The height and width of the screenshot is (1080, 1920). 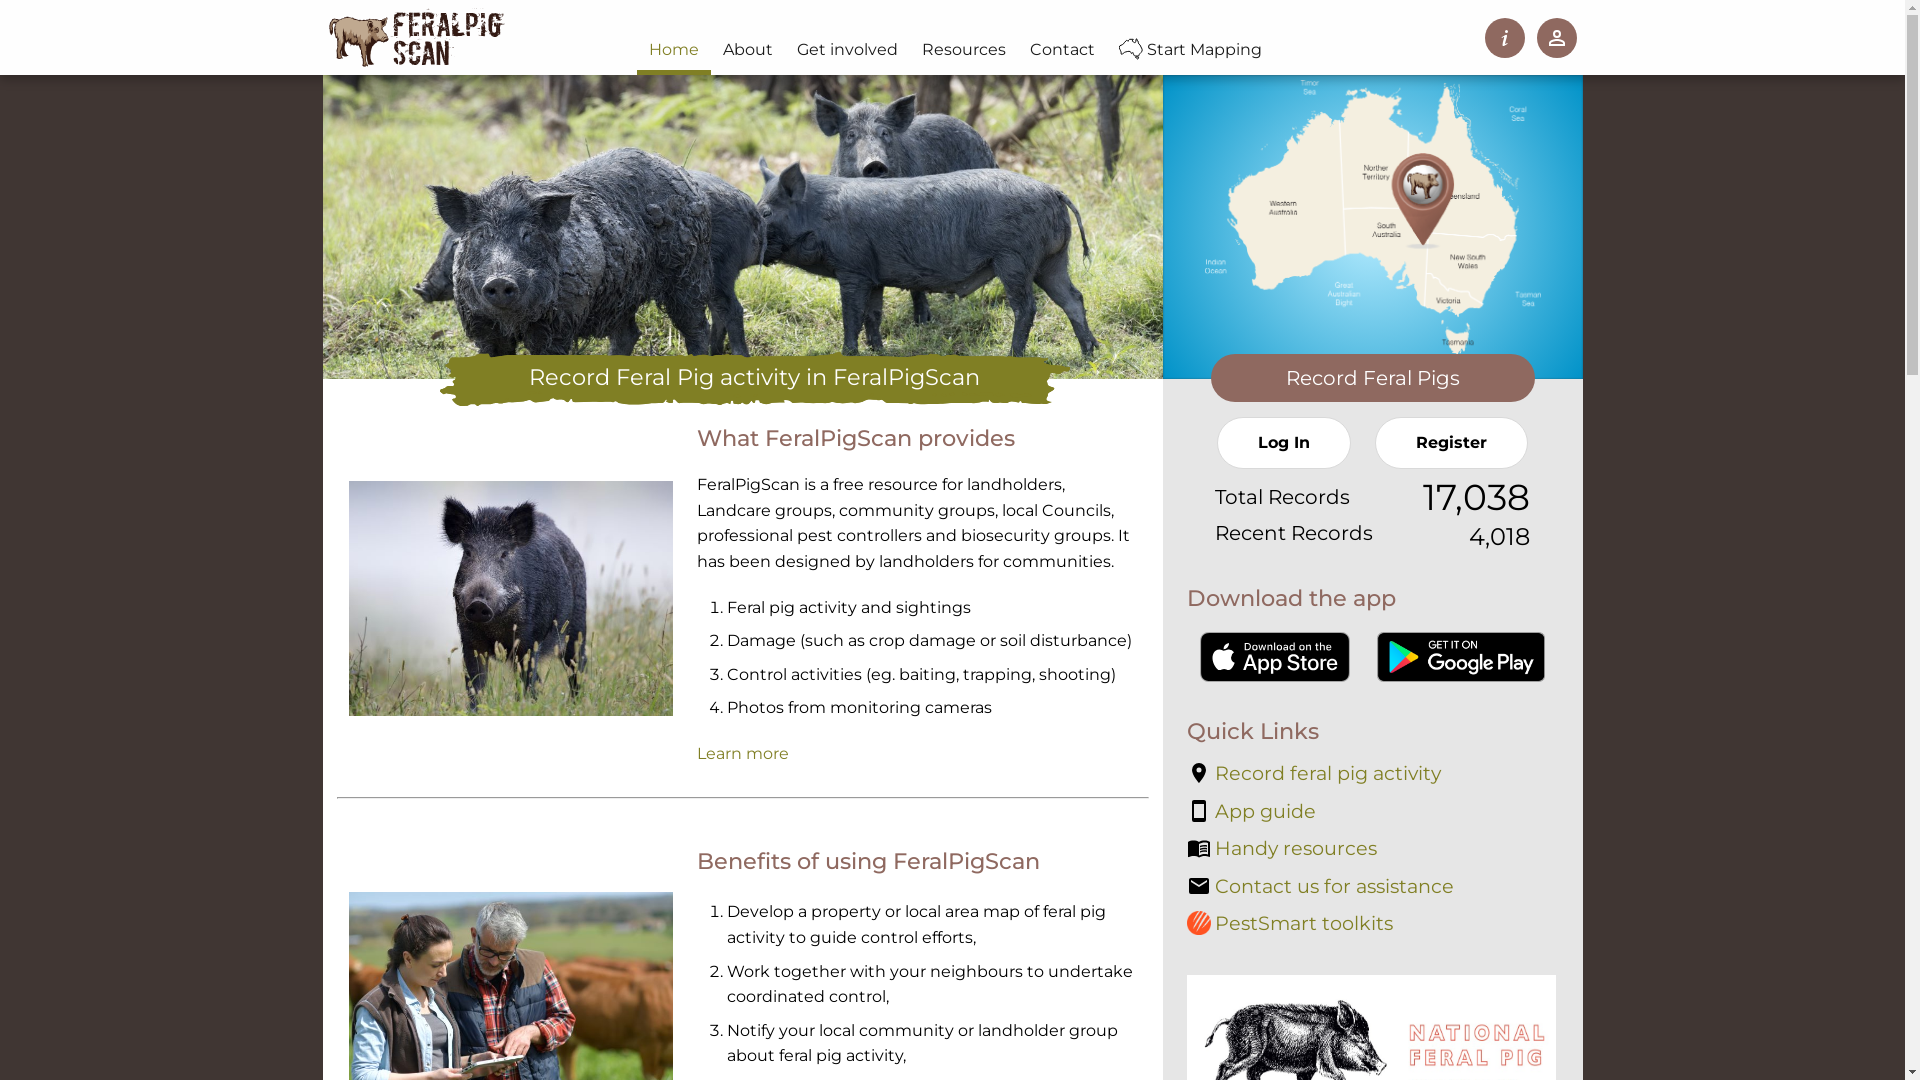 I want to click on 'Get involved', so click(x=847, y=49).